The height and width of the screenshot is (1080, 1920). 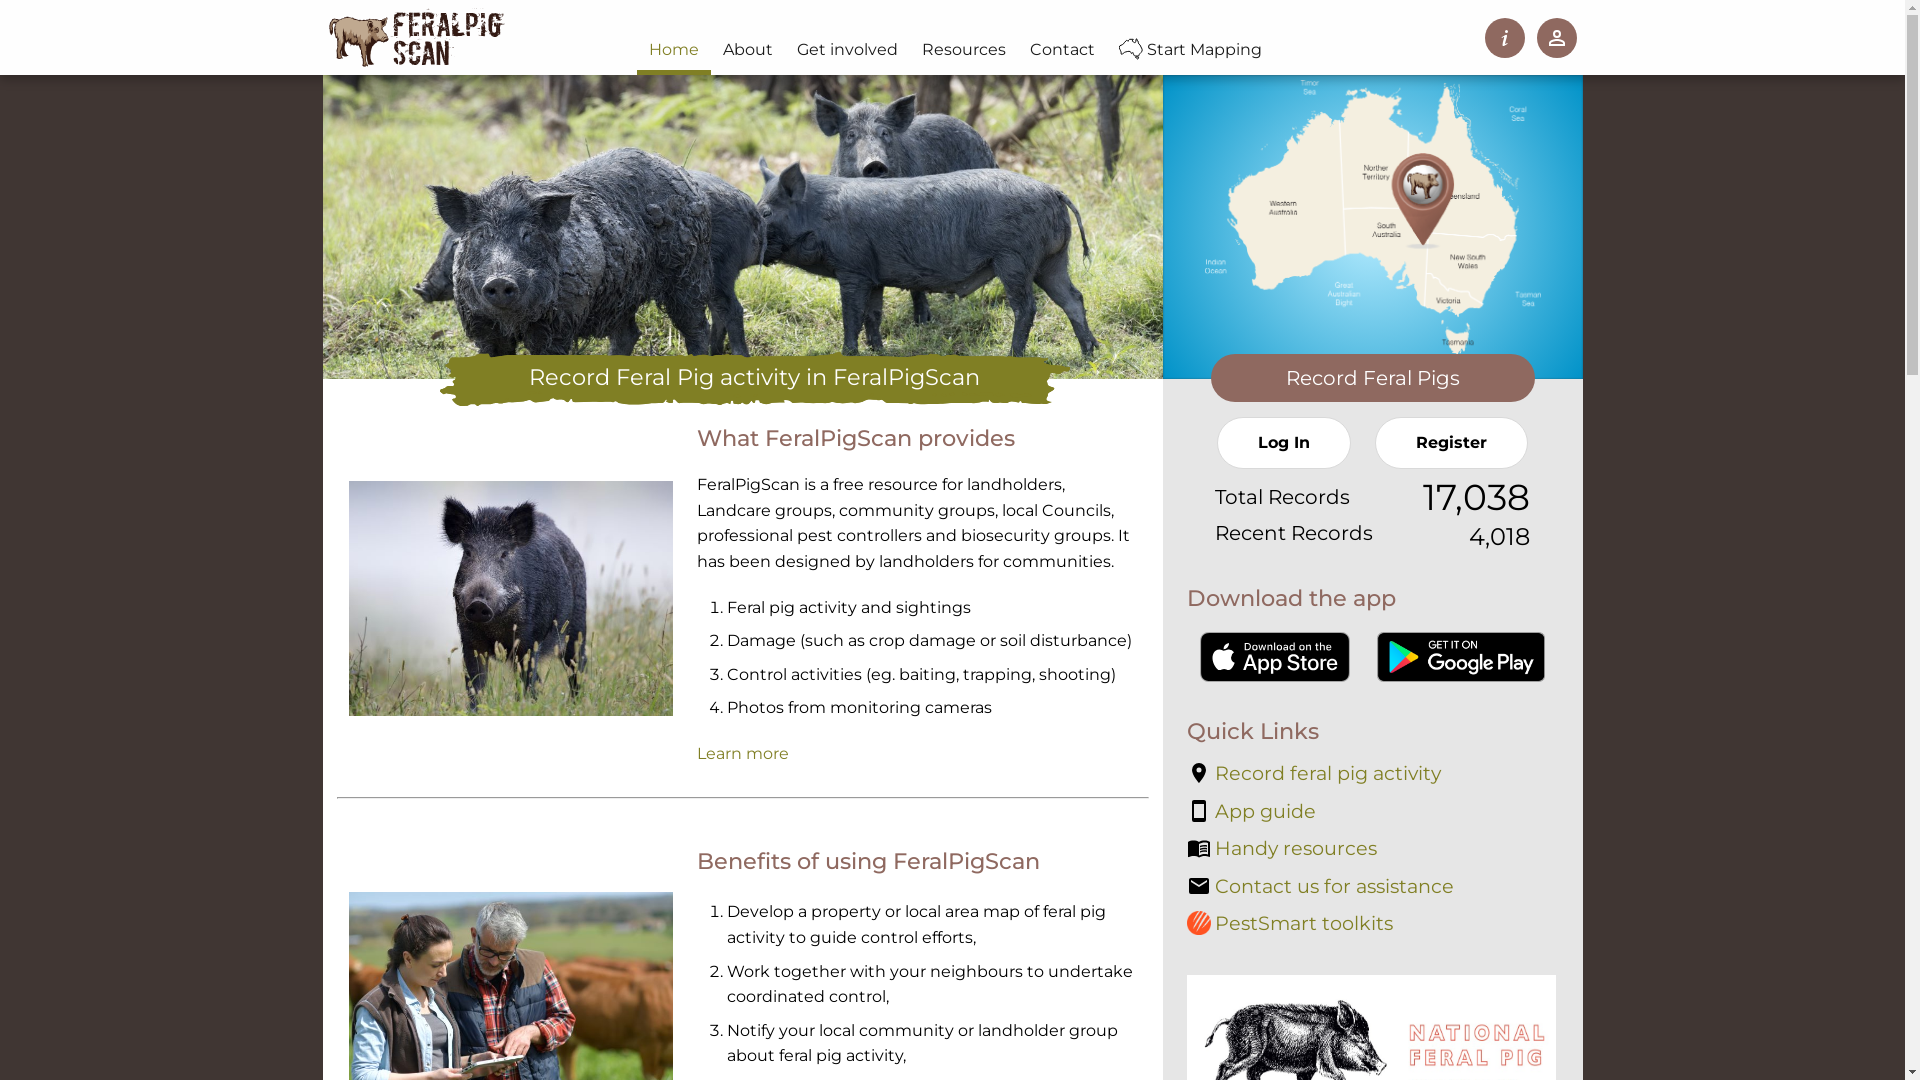 I want to click on 'Get involved', so click(x=847, y=49).